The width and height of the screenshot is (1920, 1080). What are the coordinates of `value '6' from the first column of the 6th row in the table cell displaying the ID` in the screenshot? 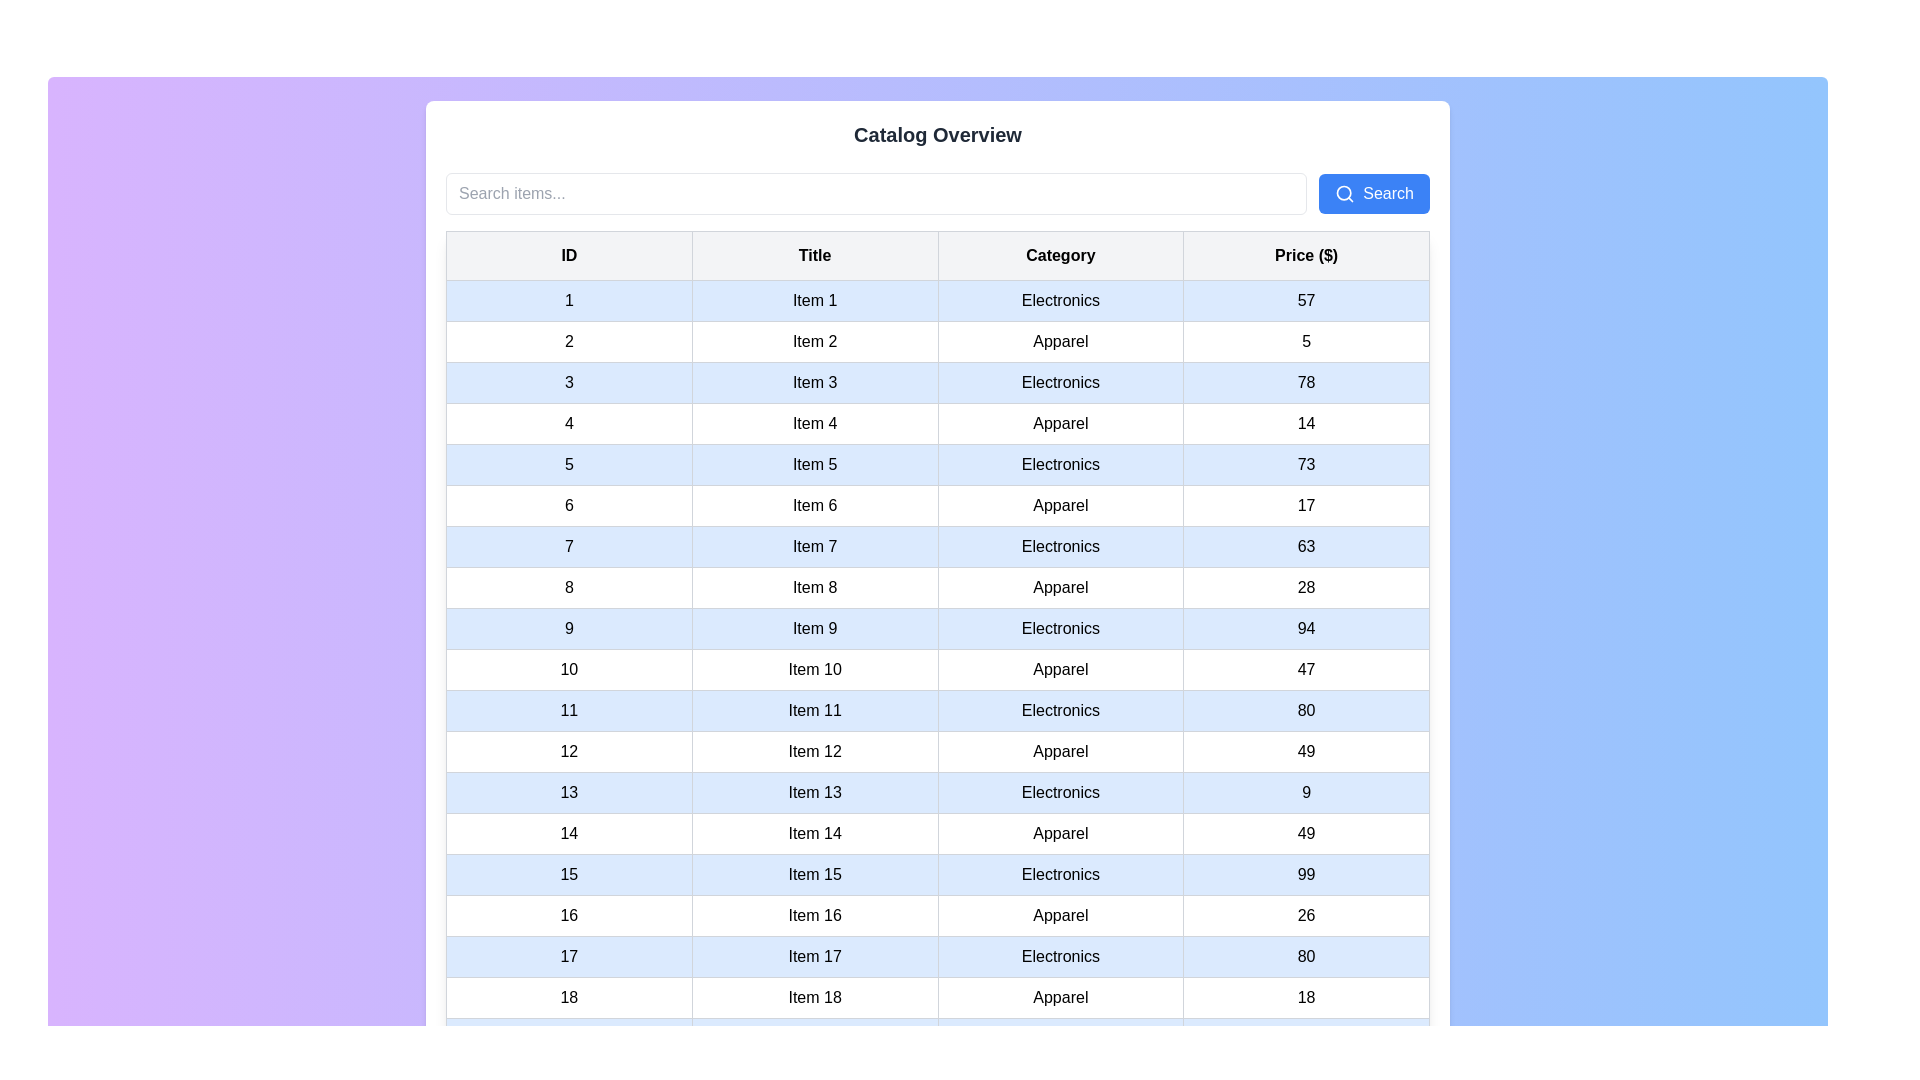 It's located at (568, 504).